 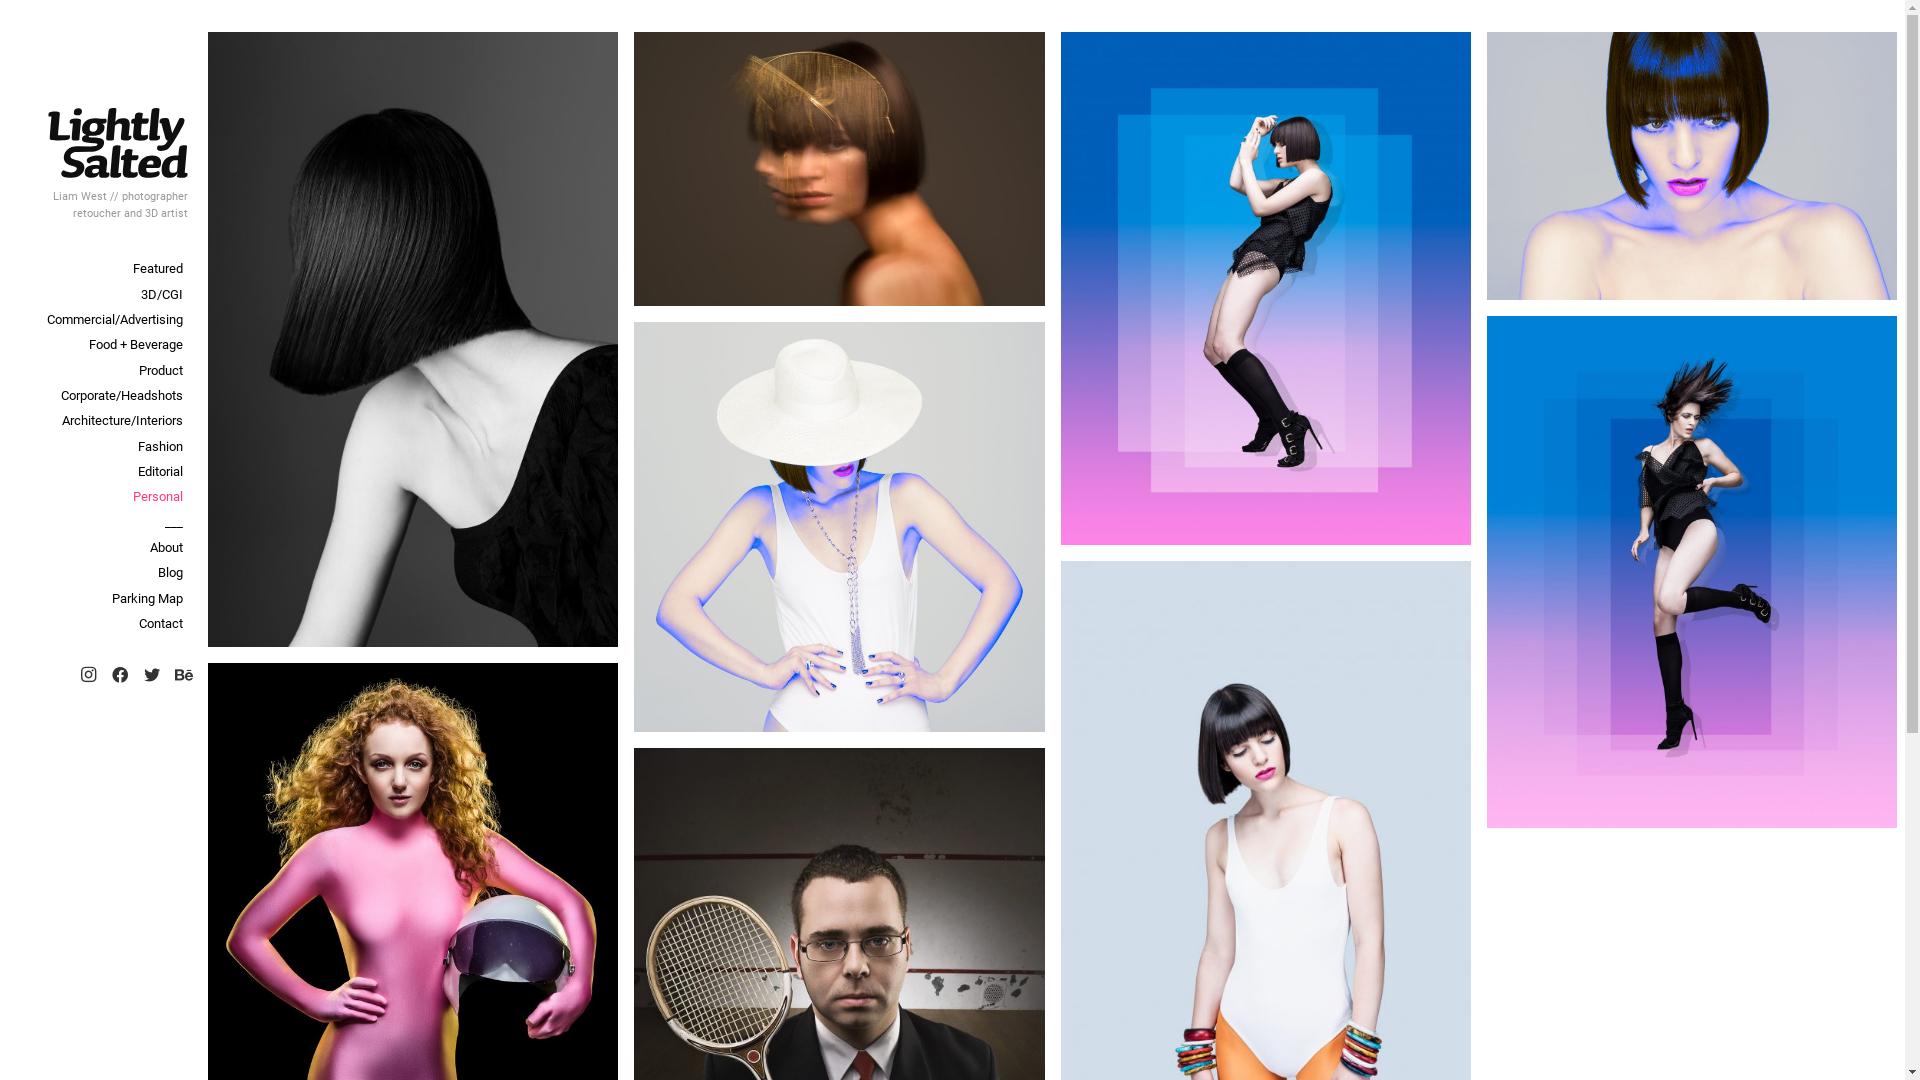 I want to click on 'Architecture/Interiors', so click(x=99, y=419).